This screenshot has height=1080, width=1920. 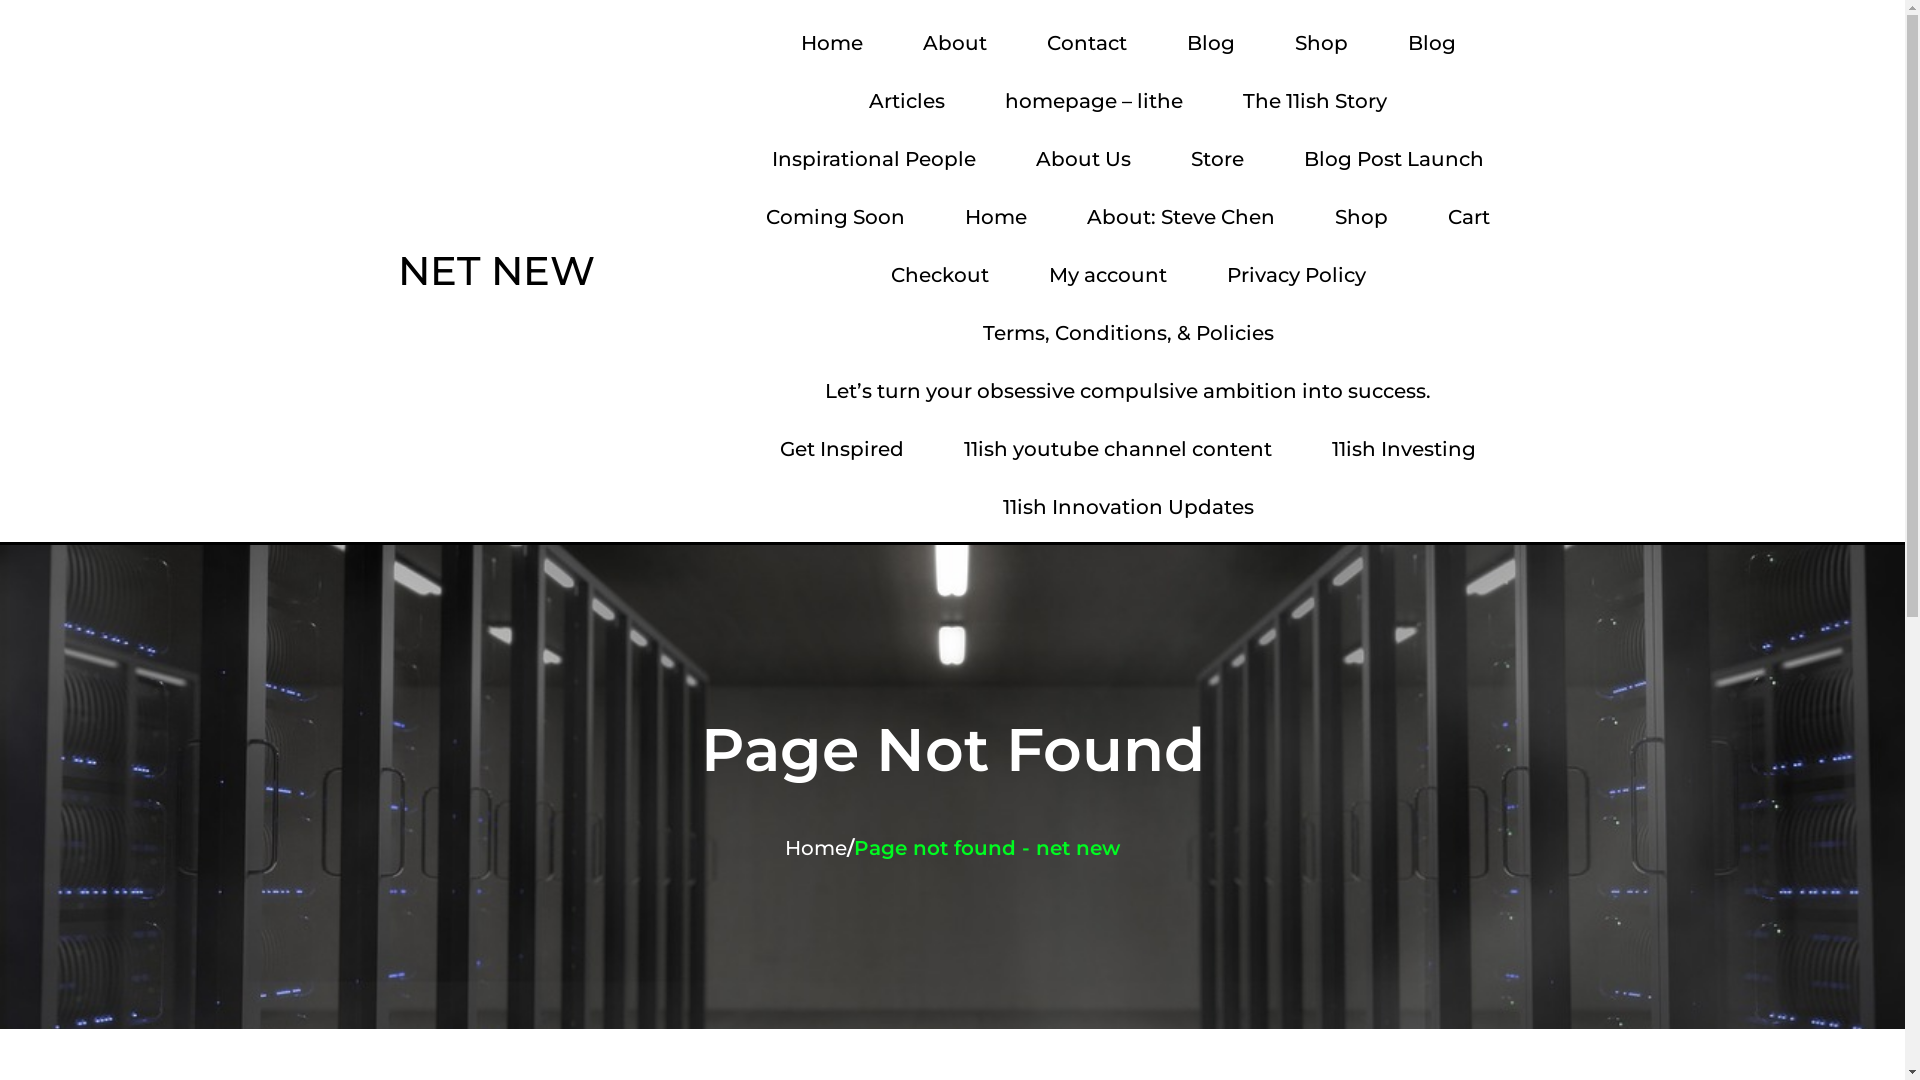 What do you see at coordinates (1468, 216) in the screenshot?
I see `'Cart'` at bounding box center [1468, 216].